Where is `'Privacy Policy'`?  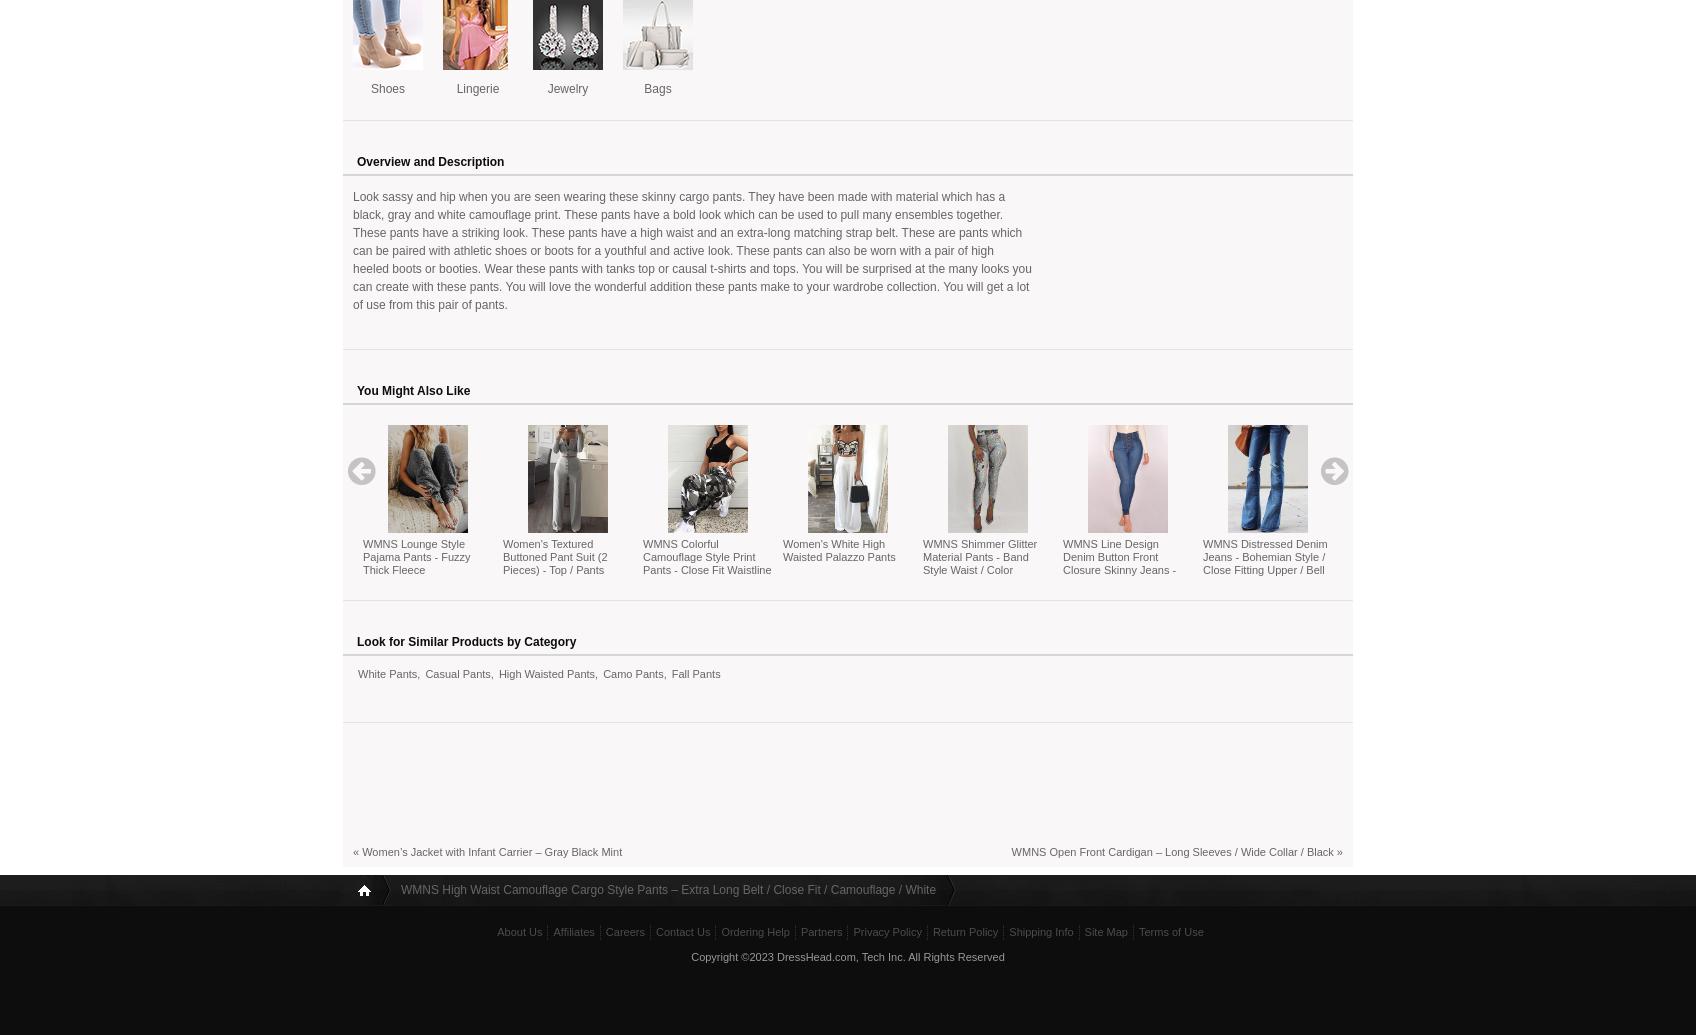
'Privacy Policy' is located at coordinates (887, 931).